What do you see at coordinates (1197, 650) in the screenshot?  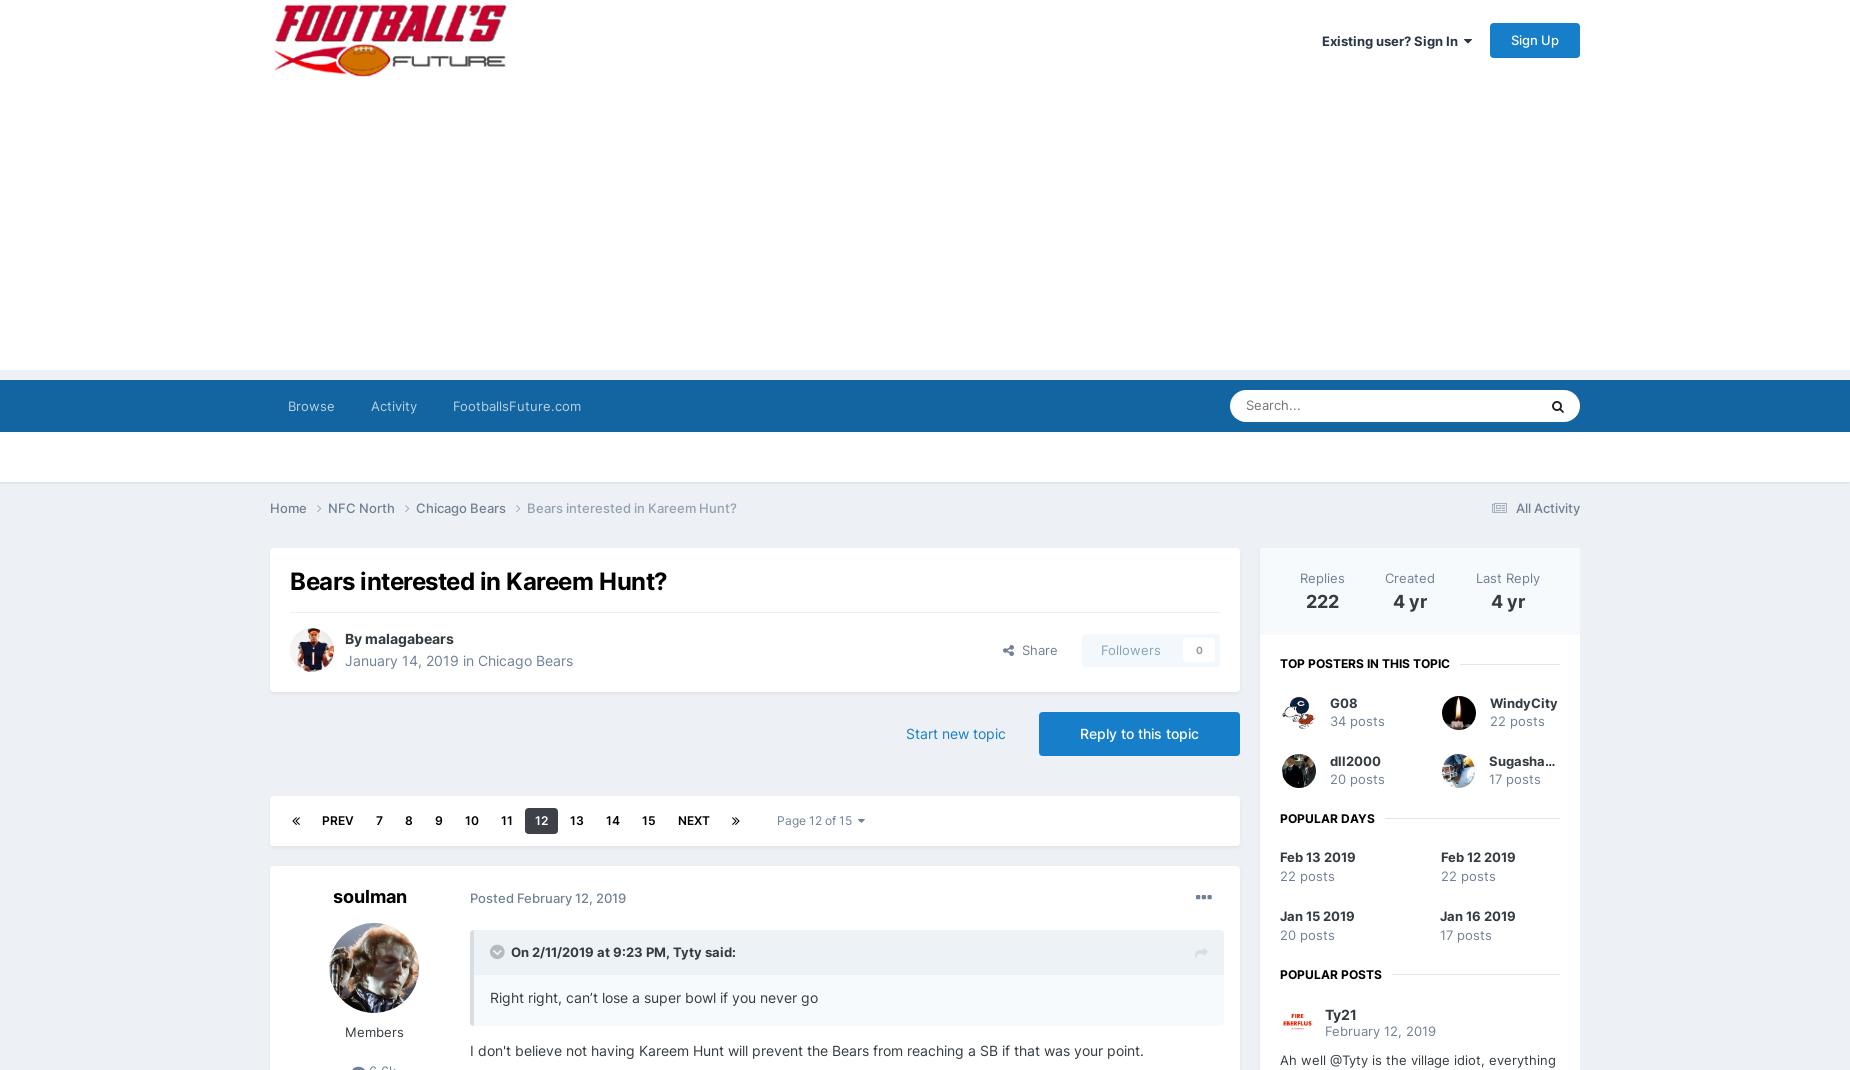 I see `'0'` at bounding box center [1197, 650].